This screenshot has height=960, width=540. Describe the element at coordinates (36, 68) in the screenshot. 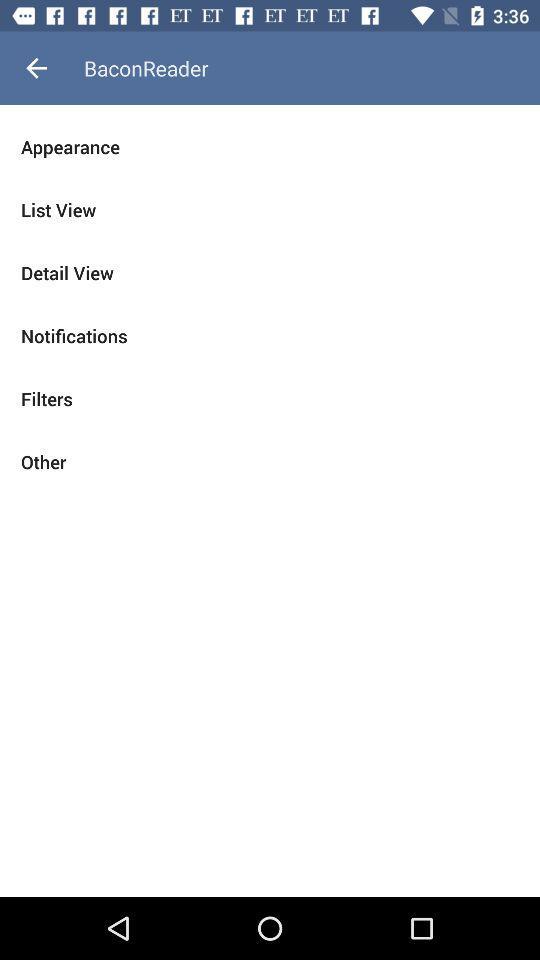

I see `the item to the left of the baconreader item` at that location.